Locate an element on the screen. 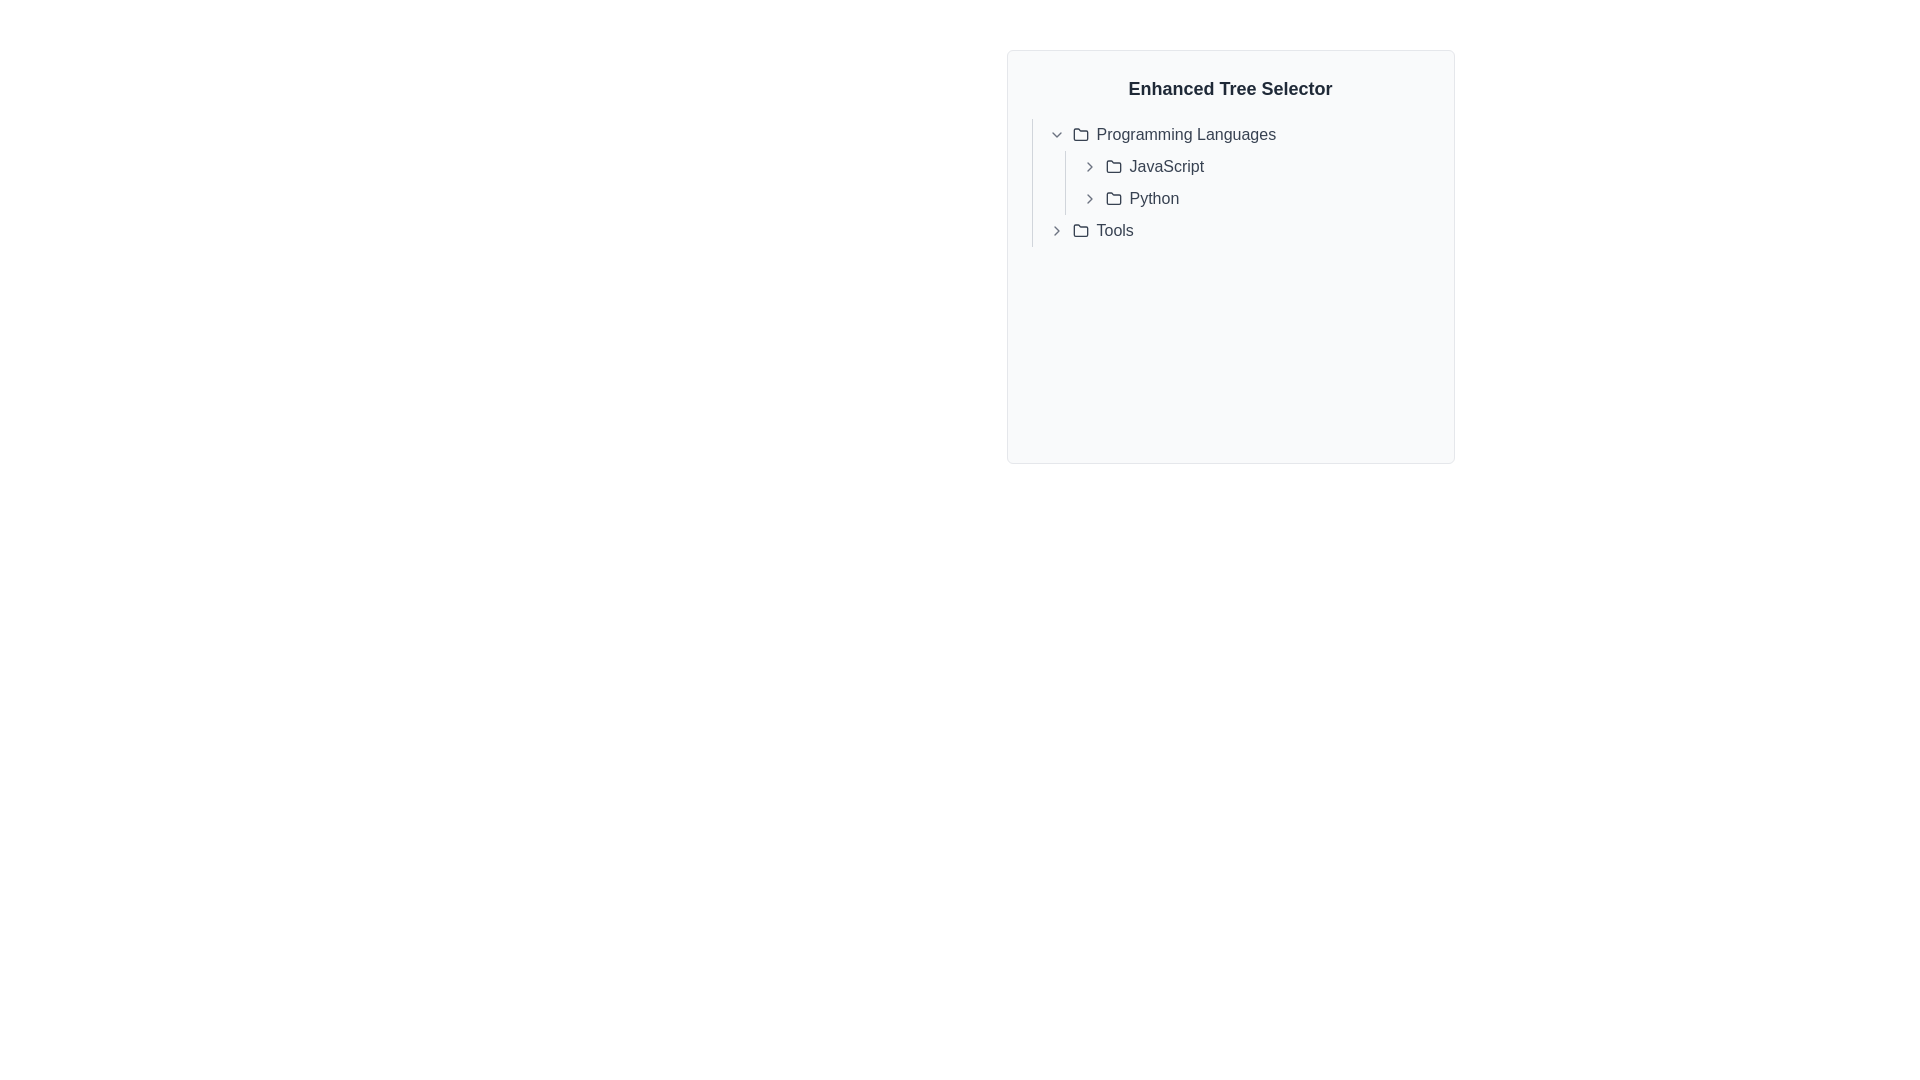 The height and width of the screenshot is (1080, 1920). the interactive arrow icon button is located at coordinates (1088, 199).